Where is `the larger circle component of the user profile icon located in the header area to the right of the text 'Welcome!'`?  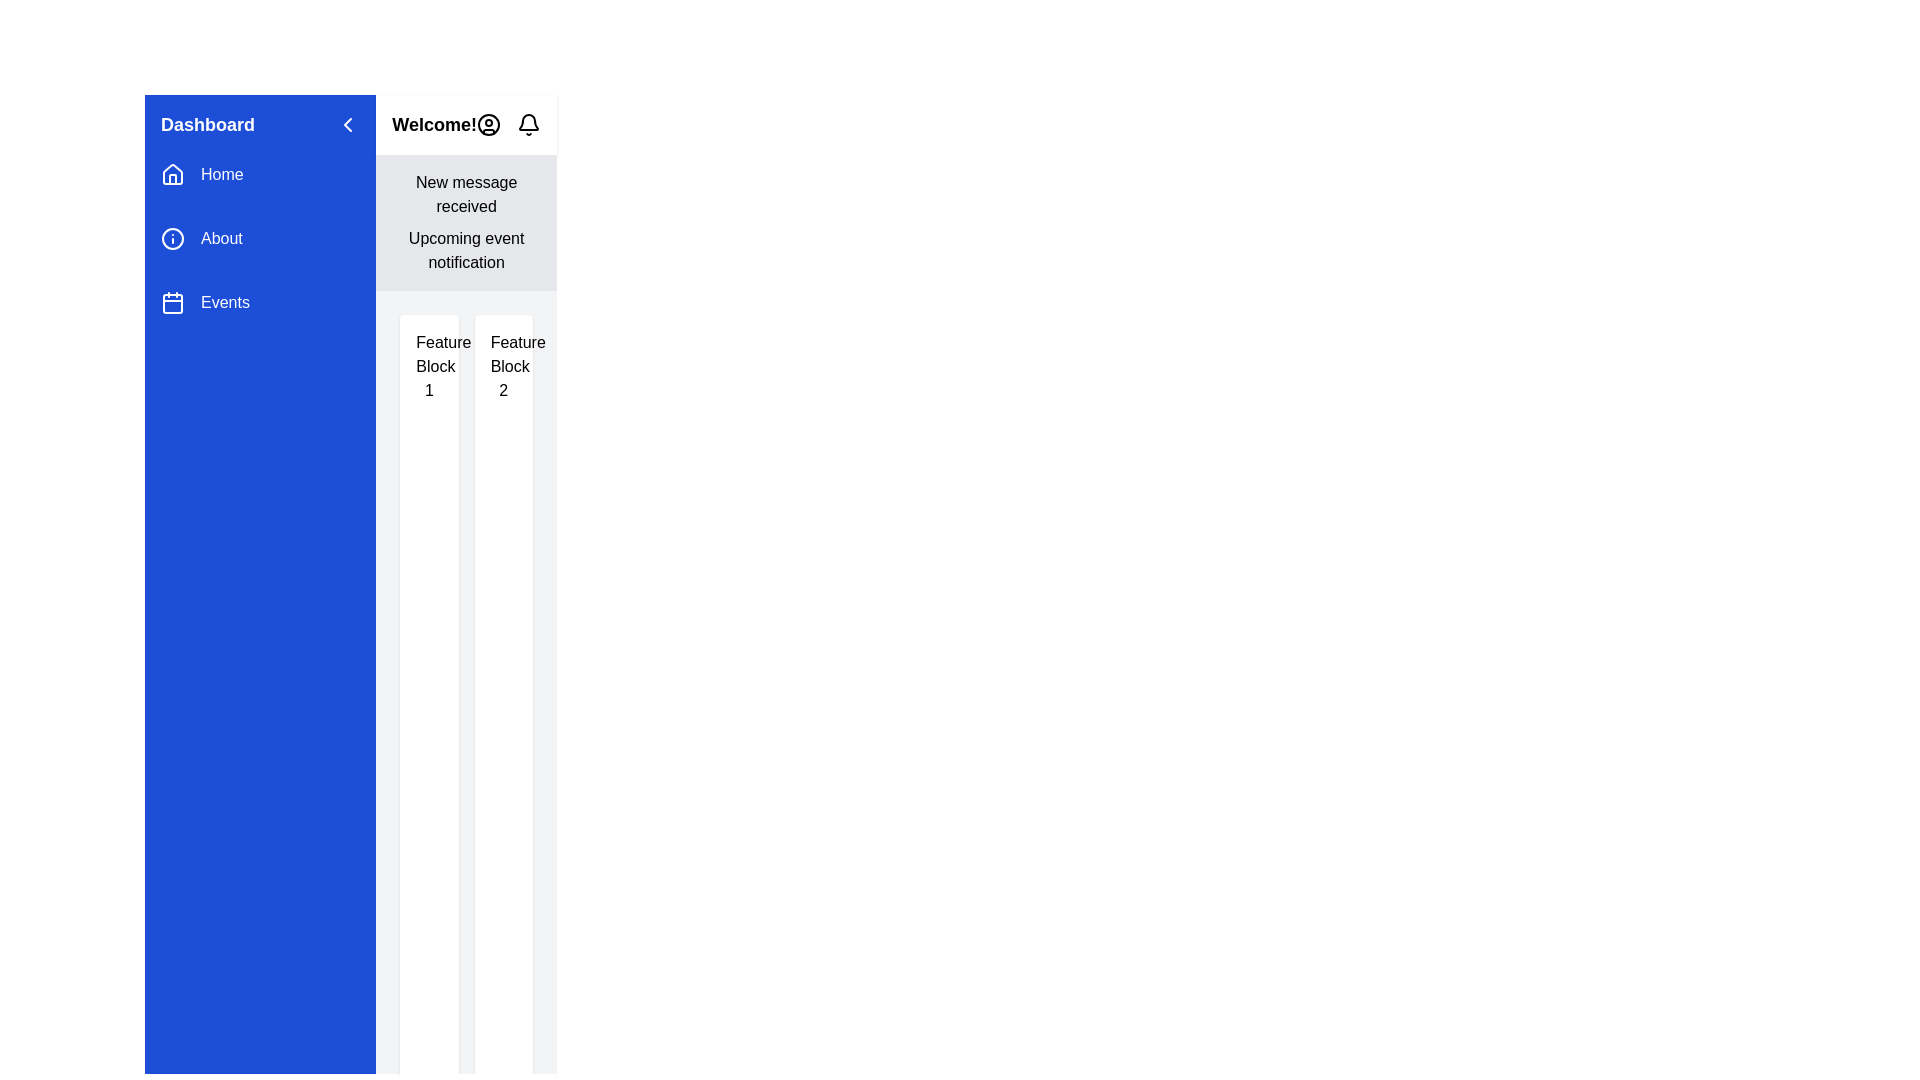 the larger circle component of the user profile icon located in the header area to the right of the text 'Welcome!' is located at coordinates (489, 124).